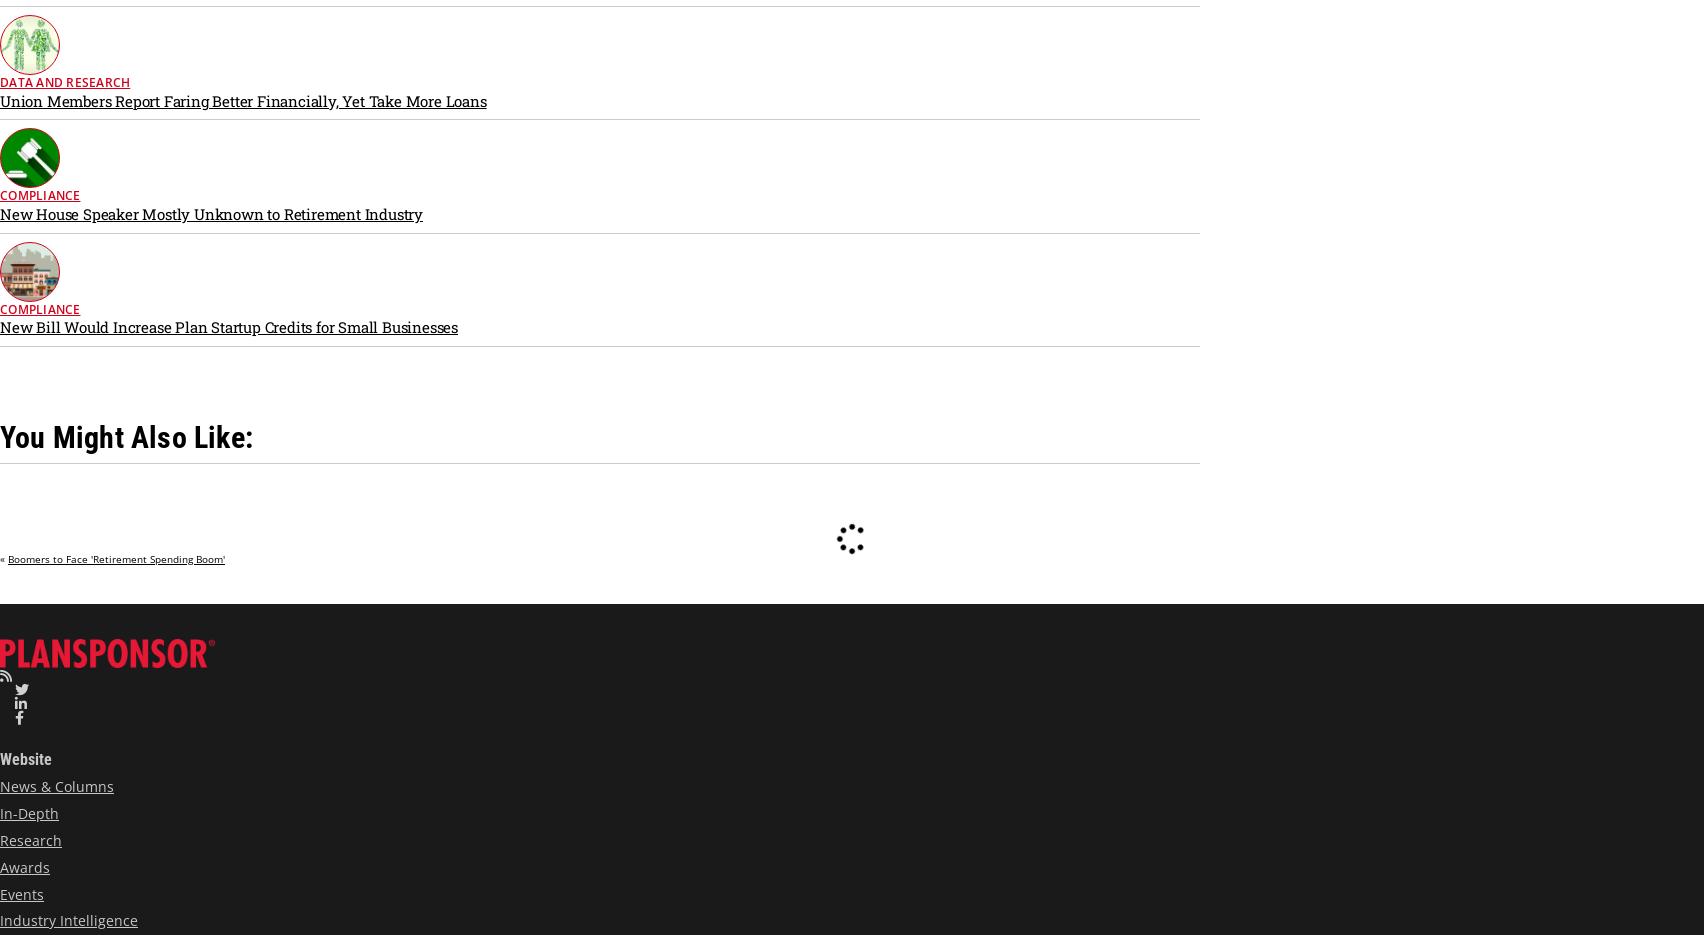 Image resolution: width=1704 pixels, height=935 pixels. I want to click on 'You Might Also Like:', so click(126, 435).